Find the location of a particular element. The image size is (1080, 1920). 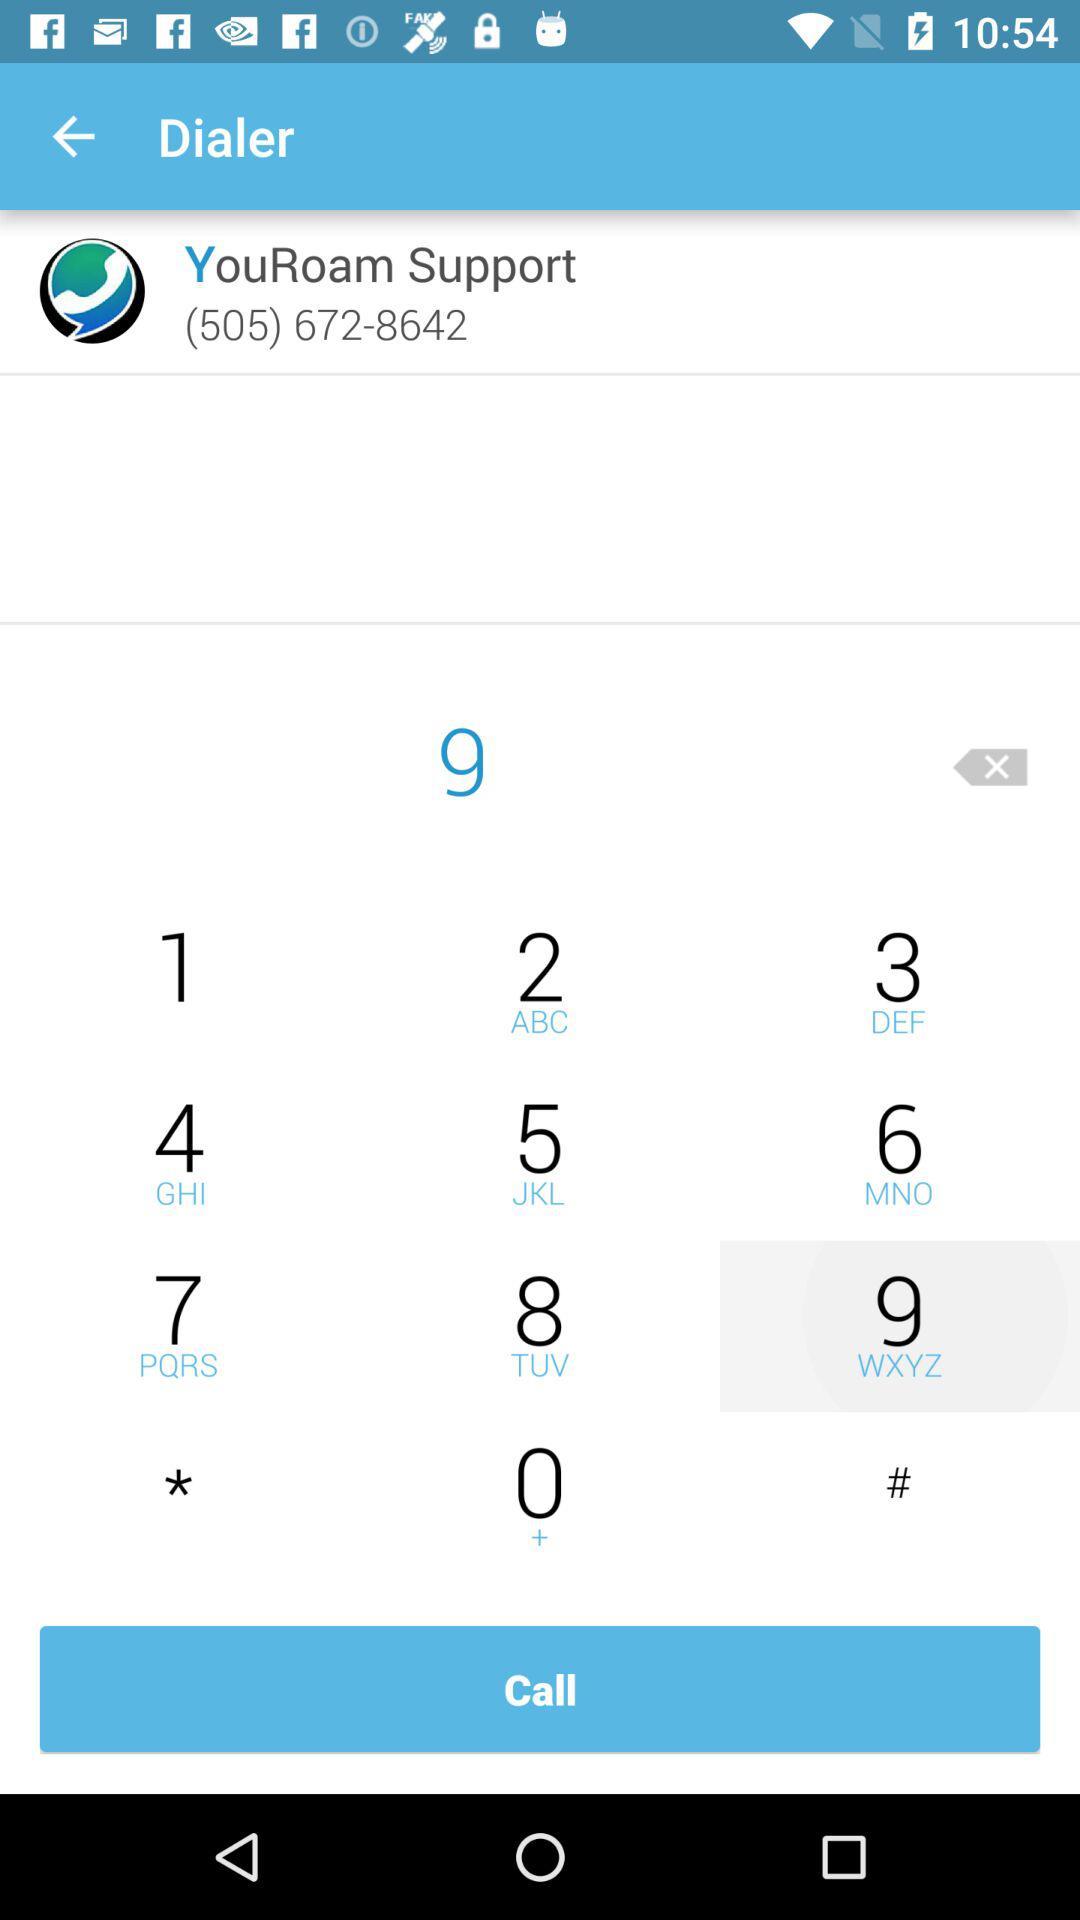

press star key is located at coordinates (180, 1498).